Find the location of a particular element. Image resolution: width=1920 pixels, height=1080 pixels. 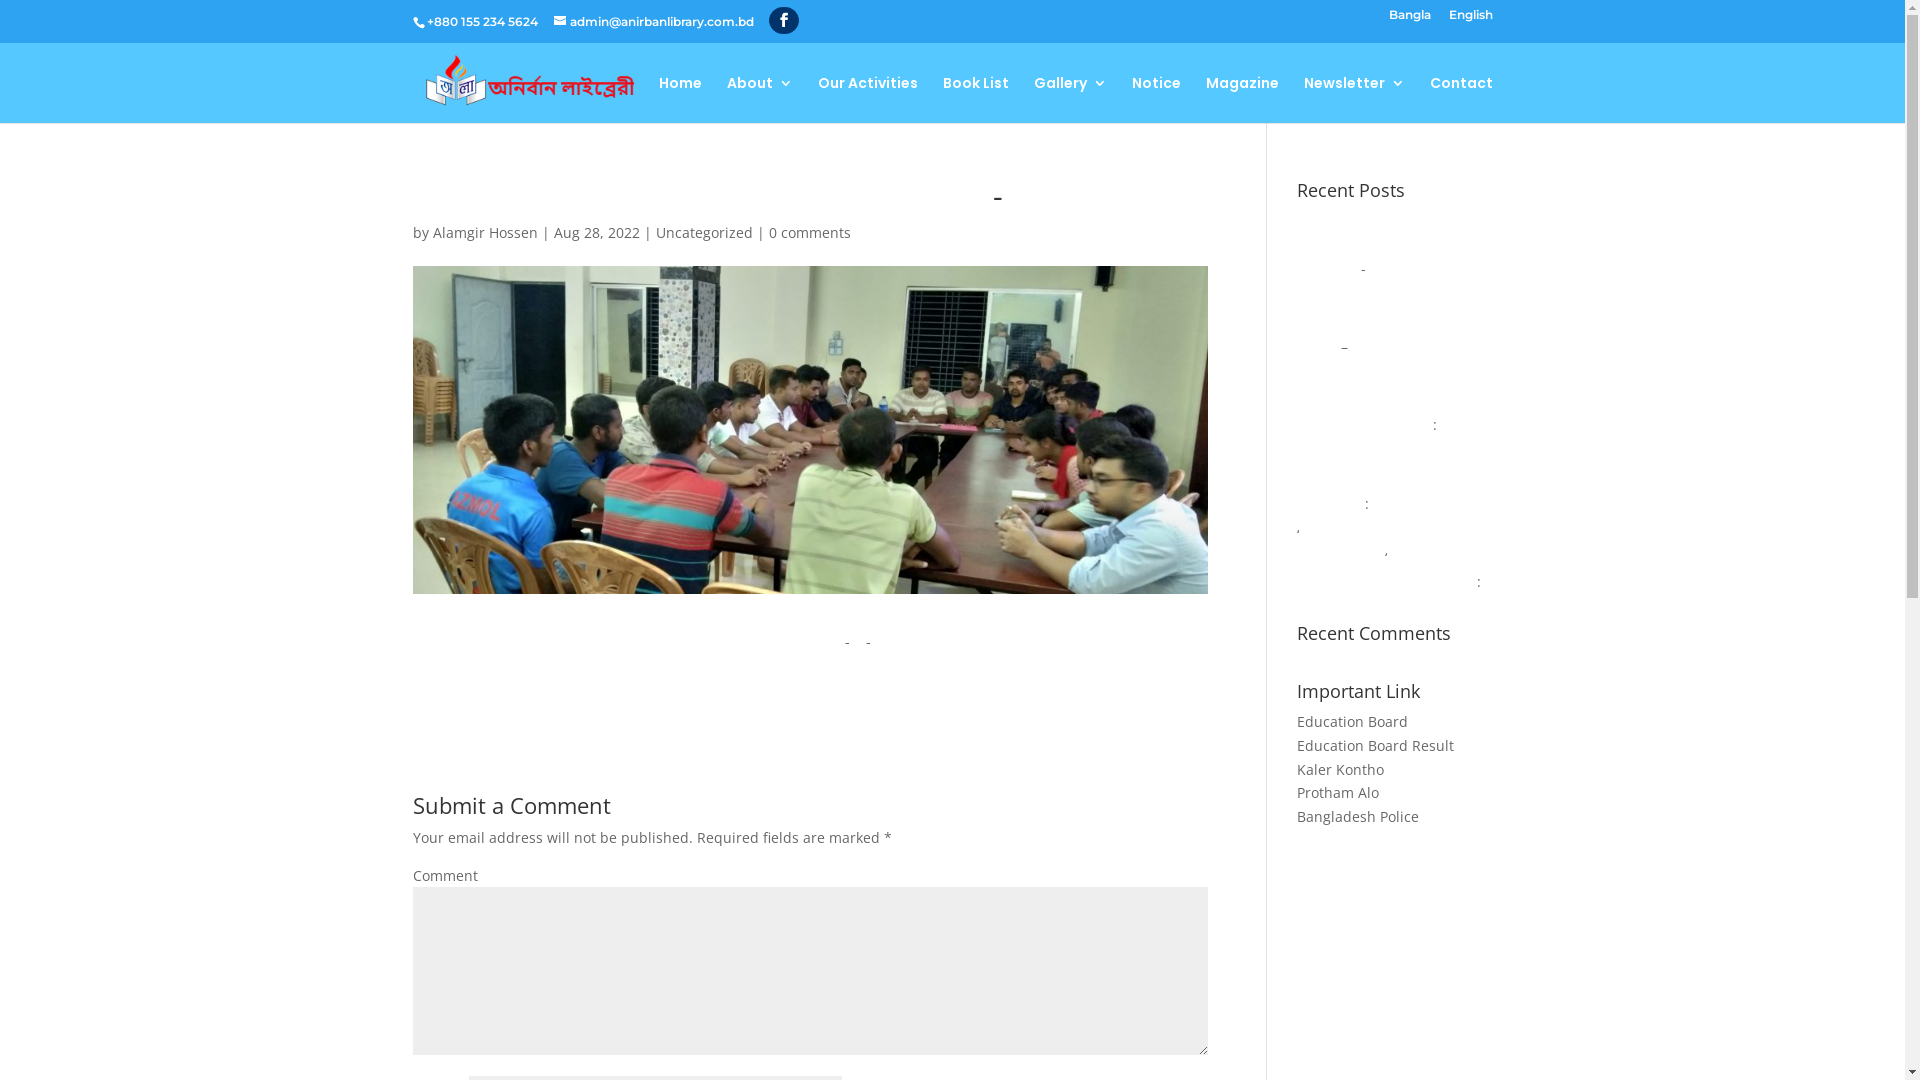

'Kaler Kontho' is located at coordinates (1340, 768).